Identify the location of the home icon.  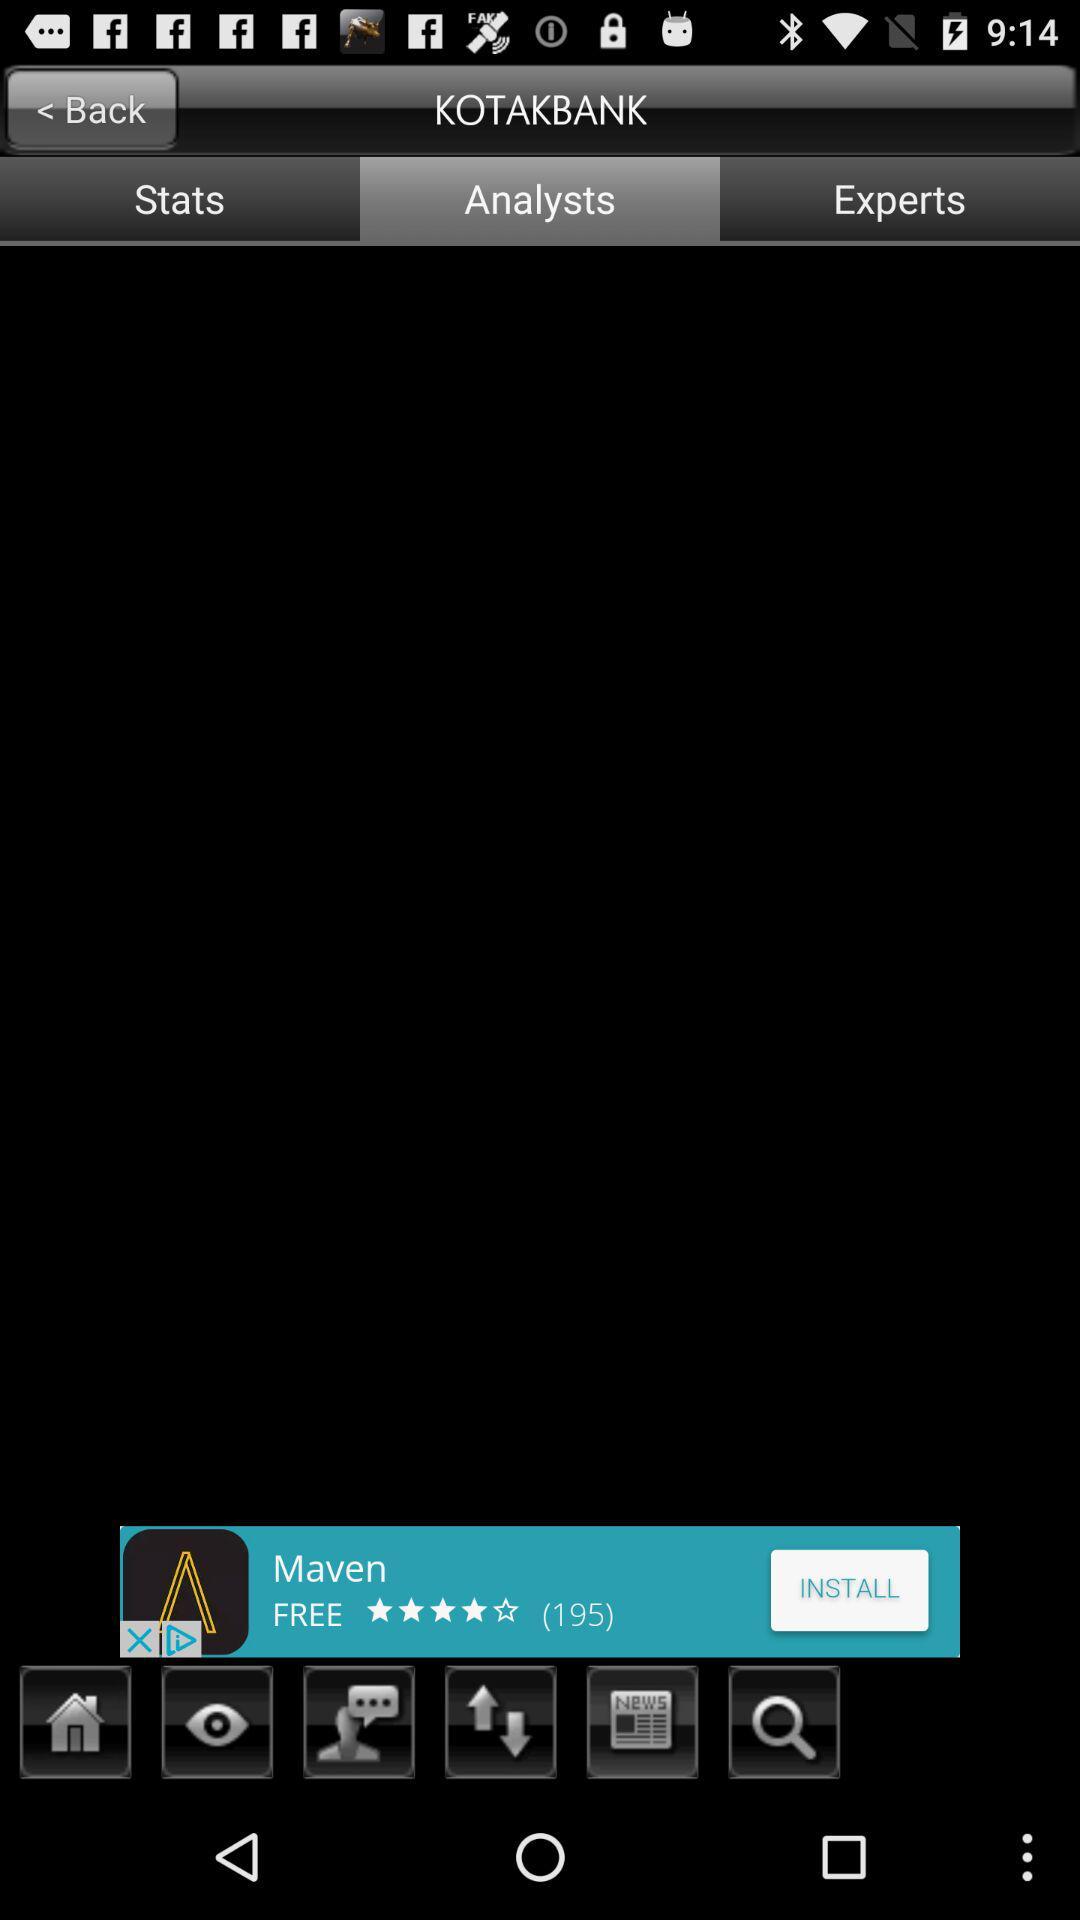
(75, 1848).